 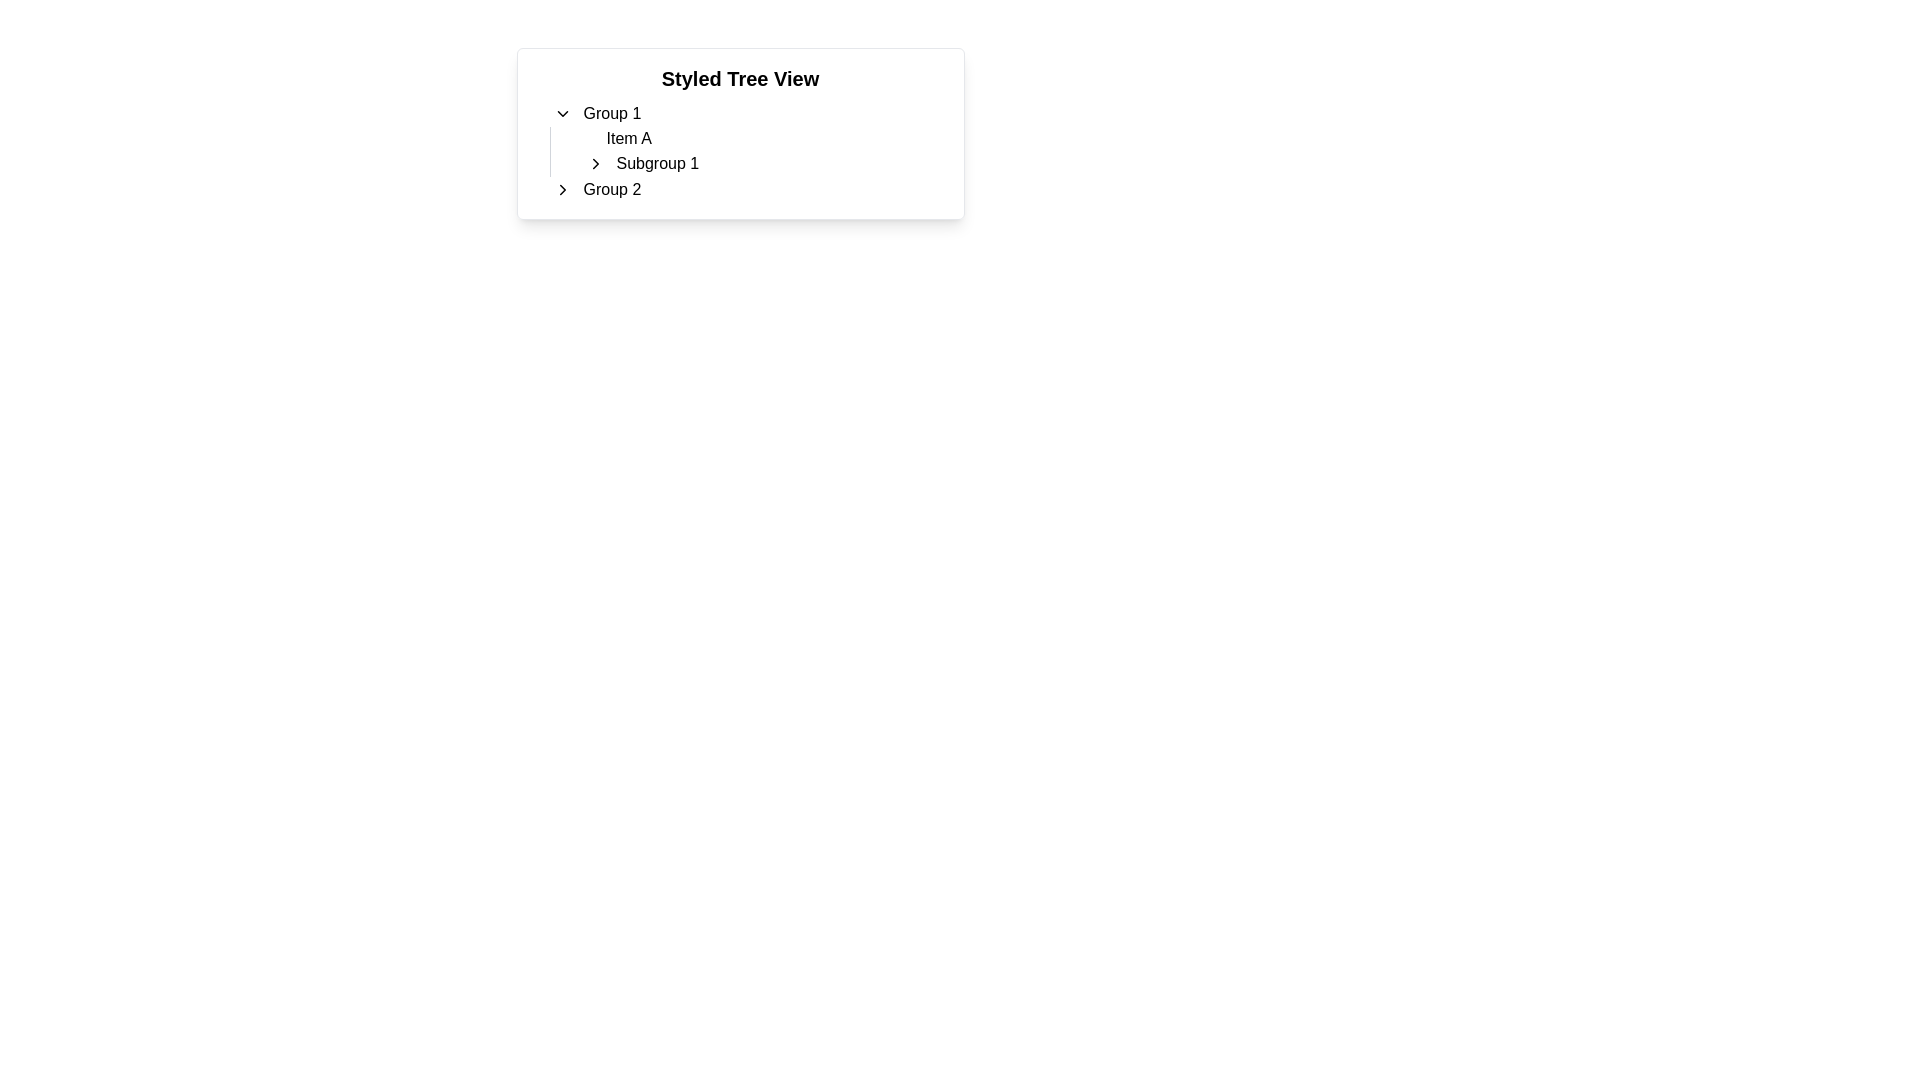 I want to click on the Tree View Item labeled 'Subgroup 1', so click(x=763, y=163).